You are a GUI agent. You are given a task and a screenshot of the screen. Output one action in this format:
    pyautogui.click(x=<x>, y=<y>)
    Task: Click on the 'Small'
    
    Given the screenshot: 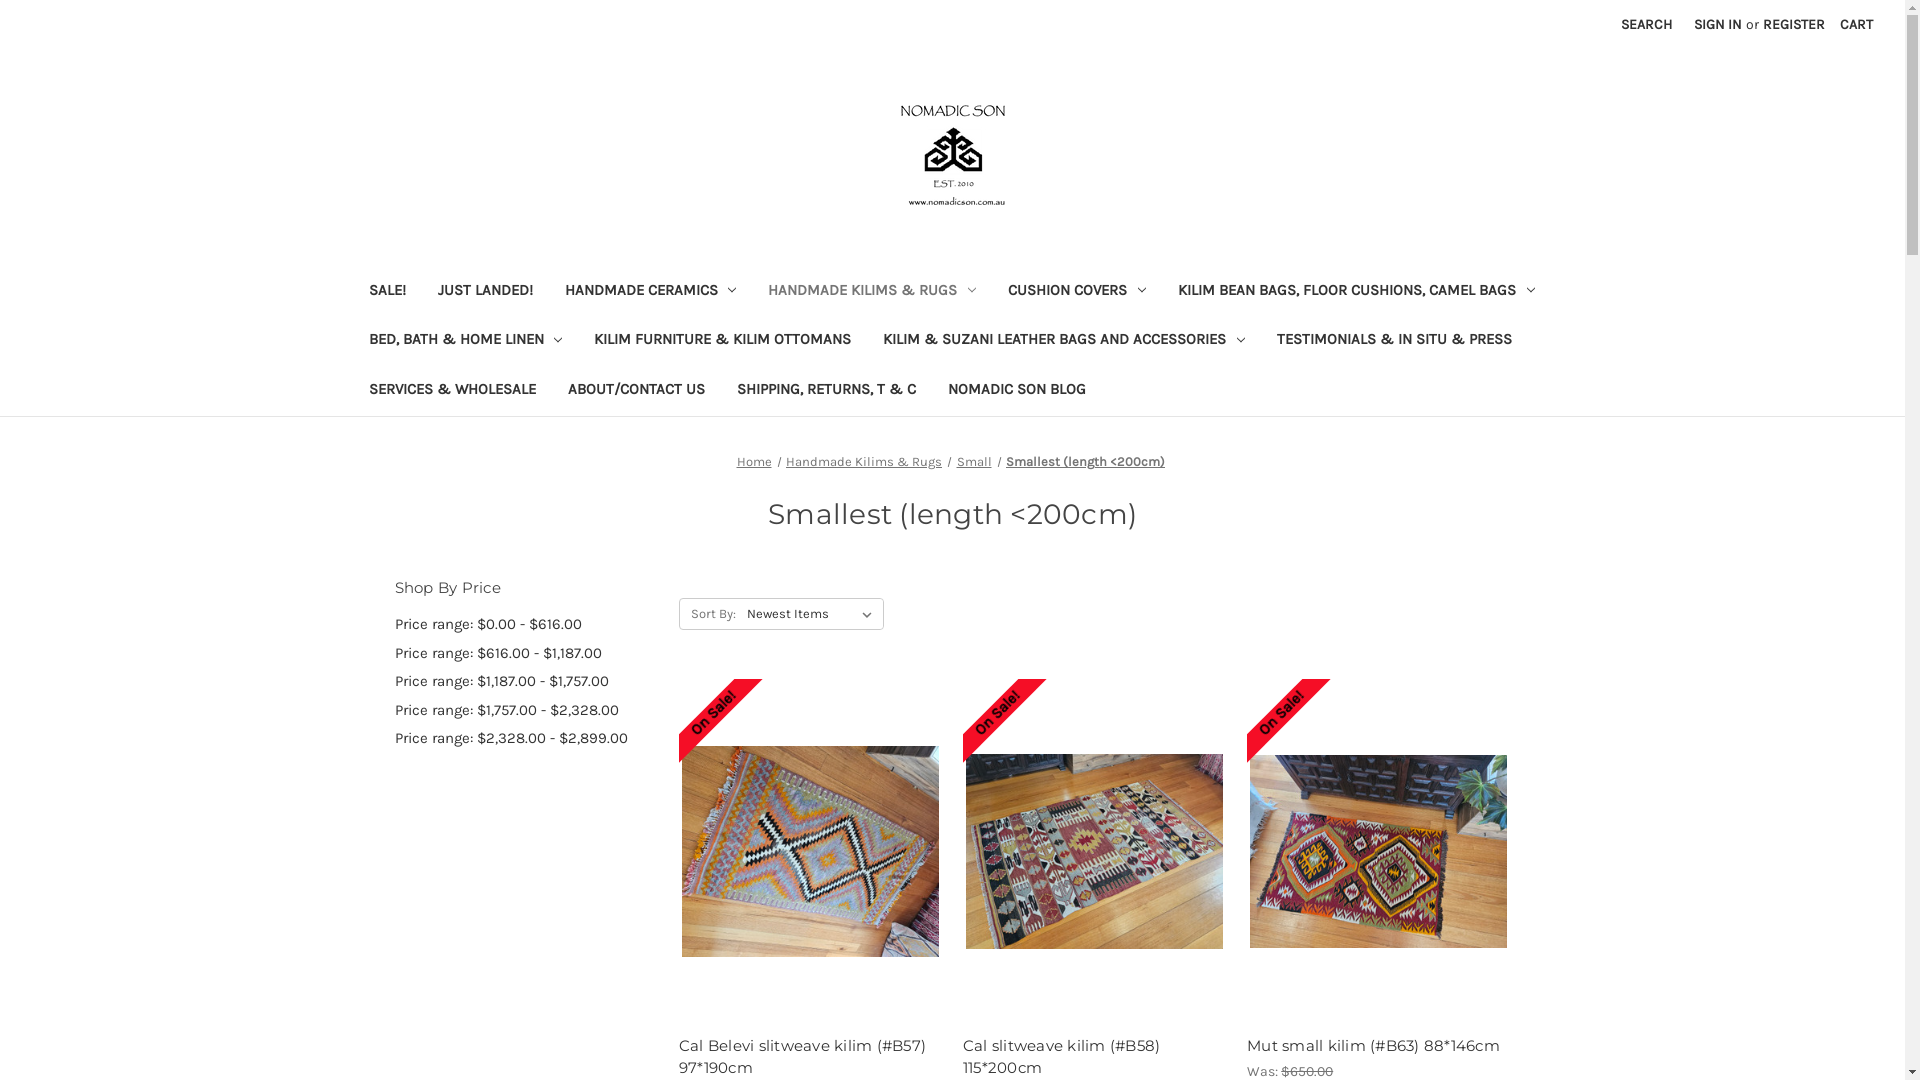 What is the action you would take?
    pyautogui.click(x=973, y=461)
    